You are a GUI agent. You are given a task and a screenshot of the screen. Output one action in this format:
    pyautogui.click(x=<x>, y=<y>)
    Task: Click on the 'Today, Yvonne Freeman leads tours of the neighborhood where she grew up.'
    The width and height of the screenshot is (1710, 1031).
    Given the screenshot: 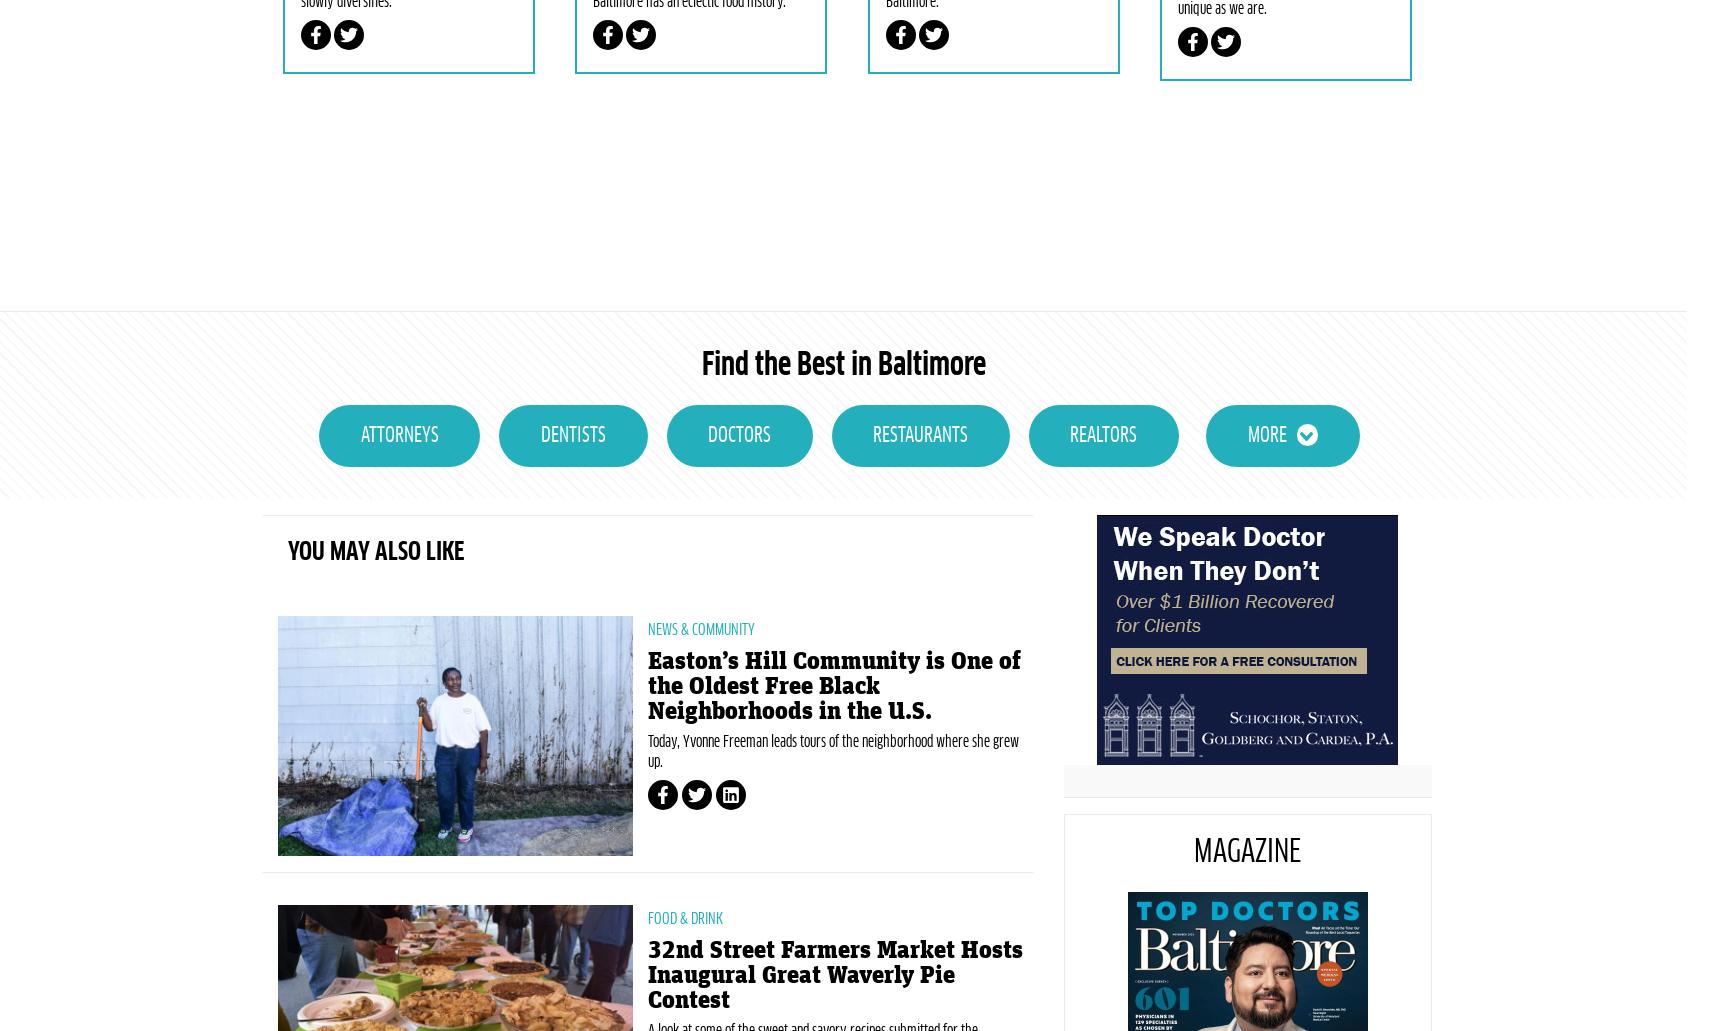 What is the action you would take?
    pyautogui.click(x=832, y=856)
    